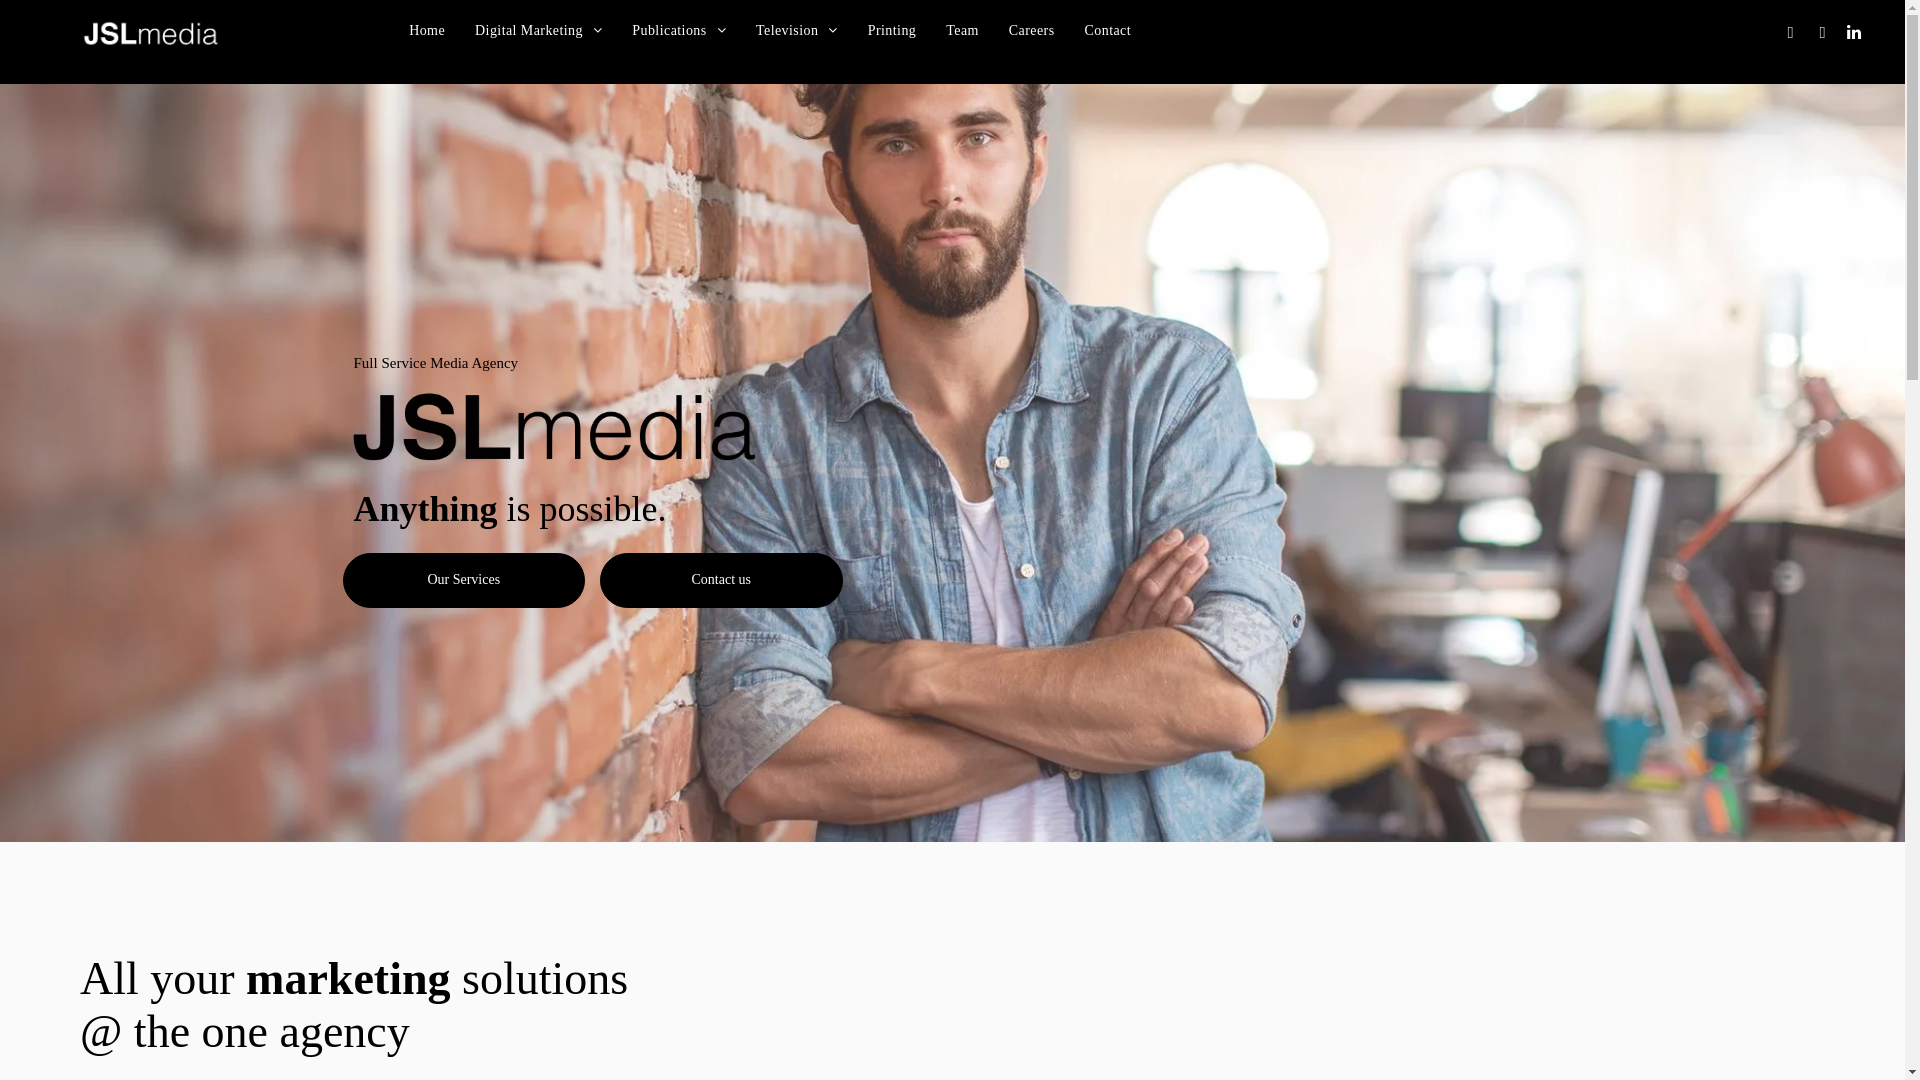 The image size is (1920, 1080). Describe the element at coordinates (1069, 30) in the screenshot. I see `'Contact'` at that location.